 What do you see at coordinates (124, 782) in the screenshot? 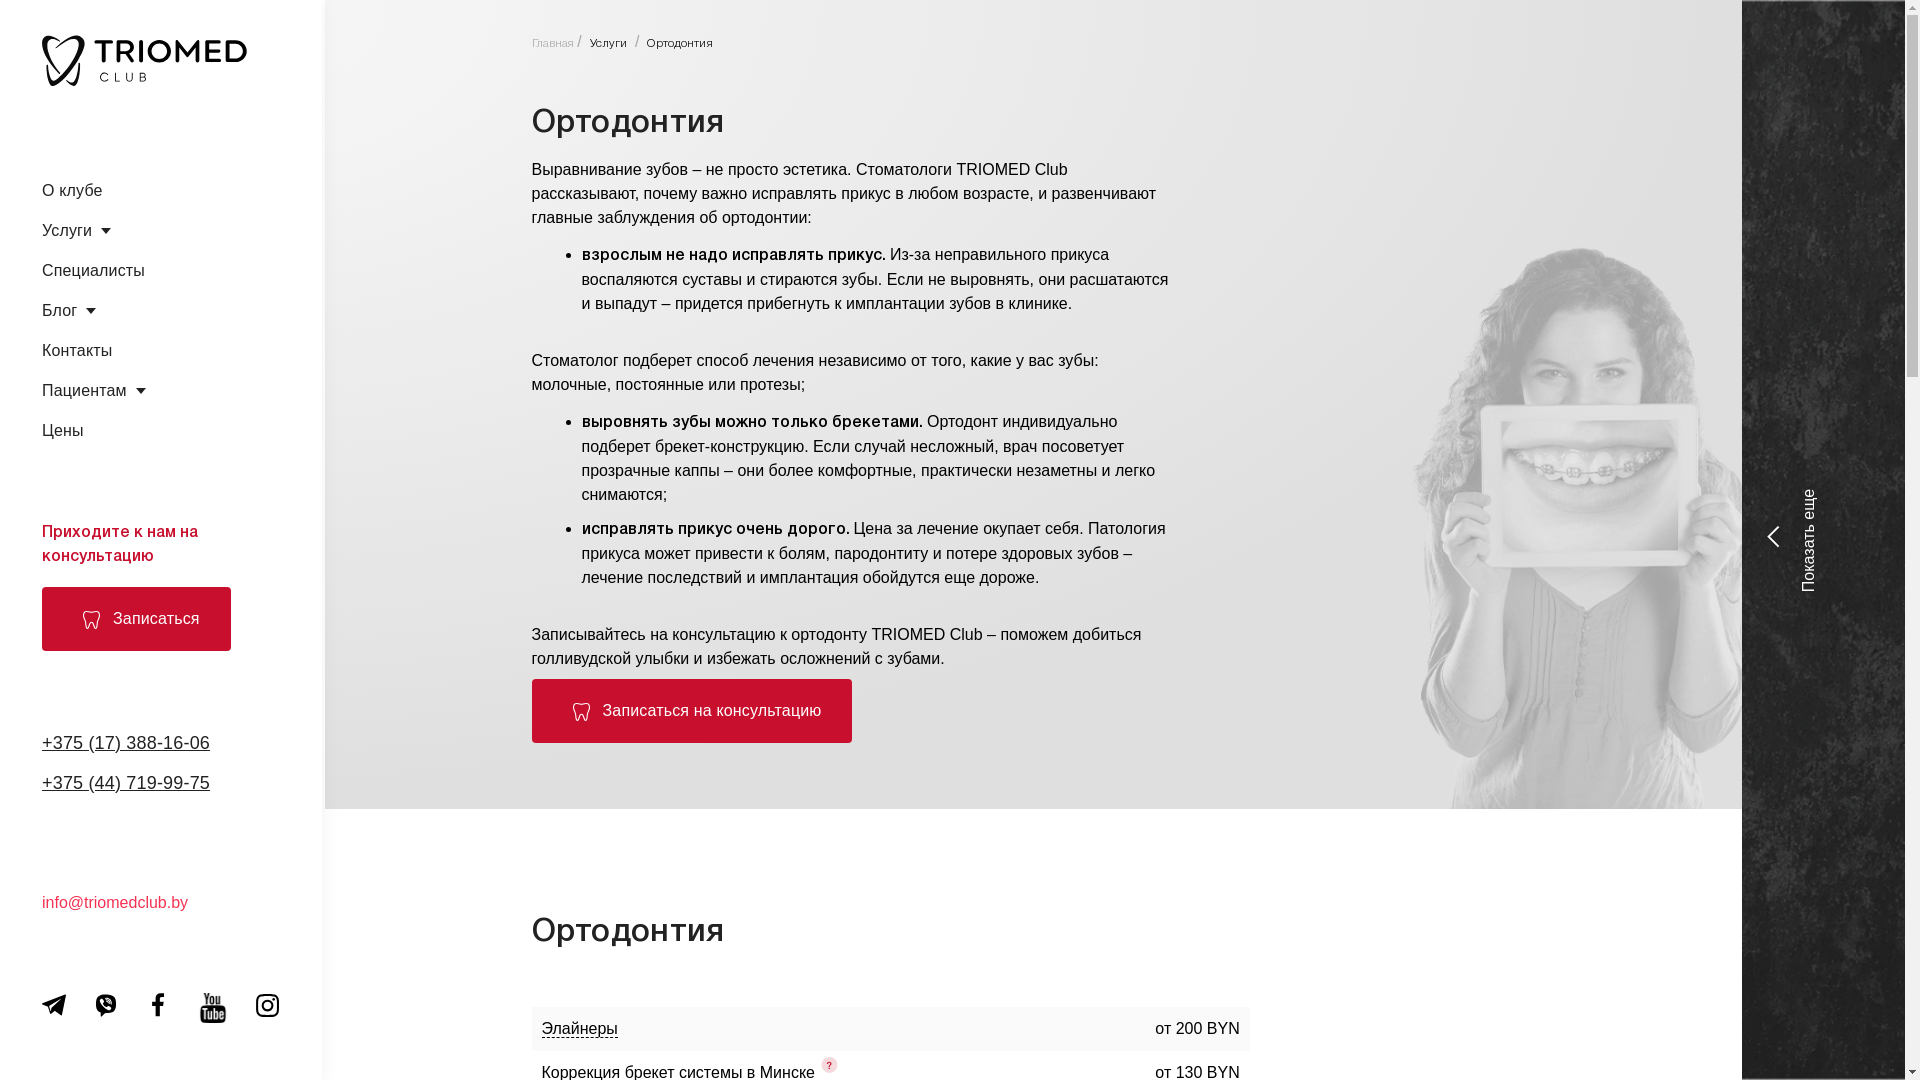
I see `'+375 (44) 719-99-75'` at bounding box center [124, 782].